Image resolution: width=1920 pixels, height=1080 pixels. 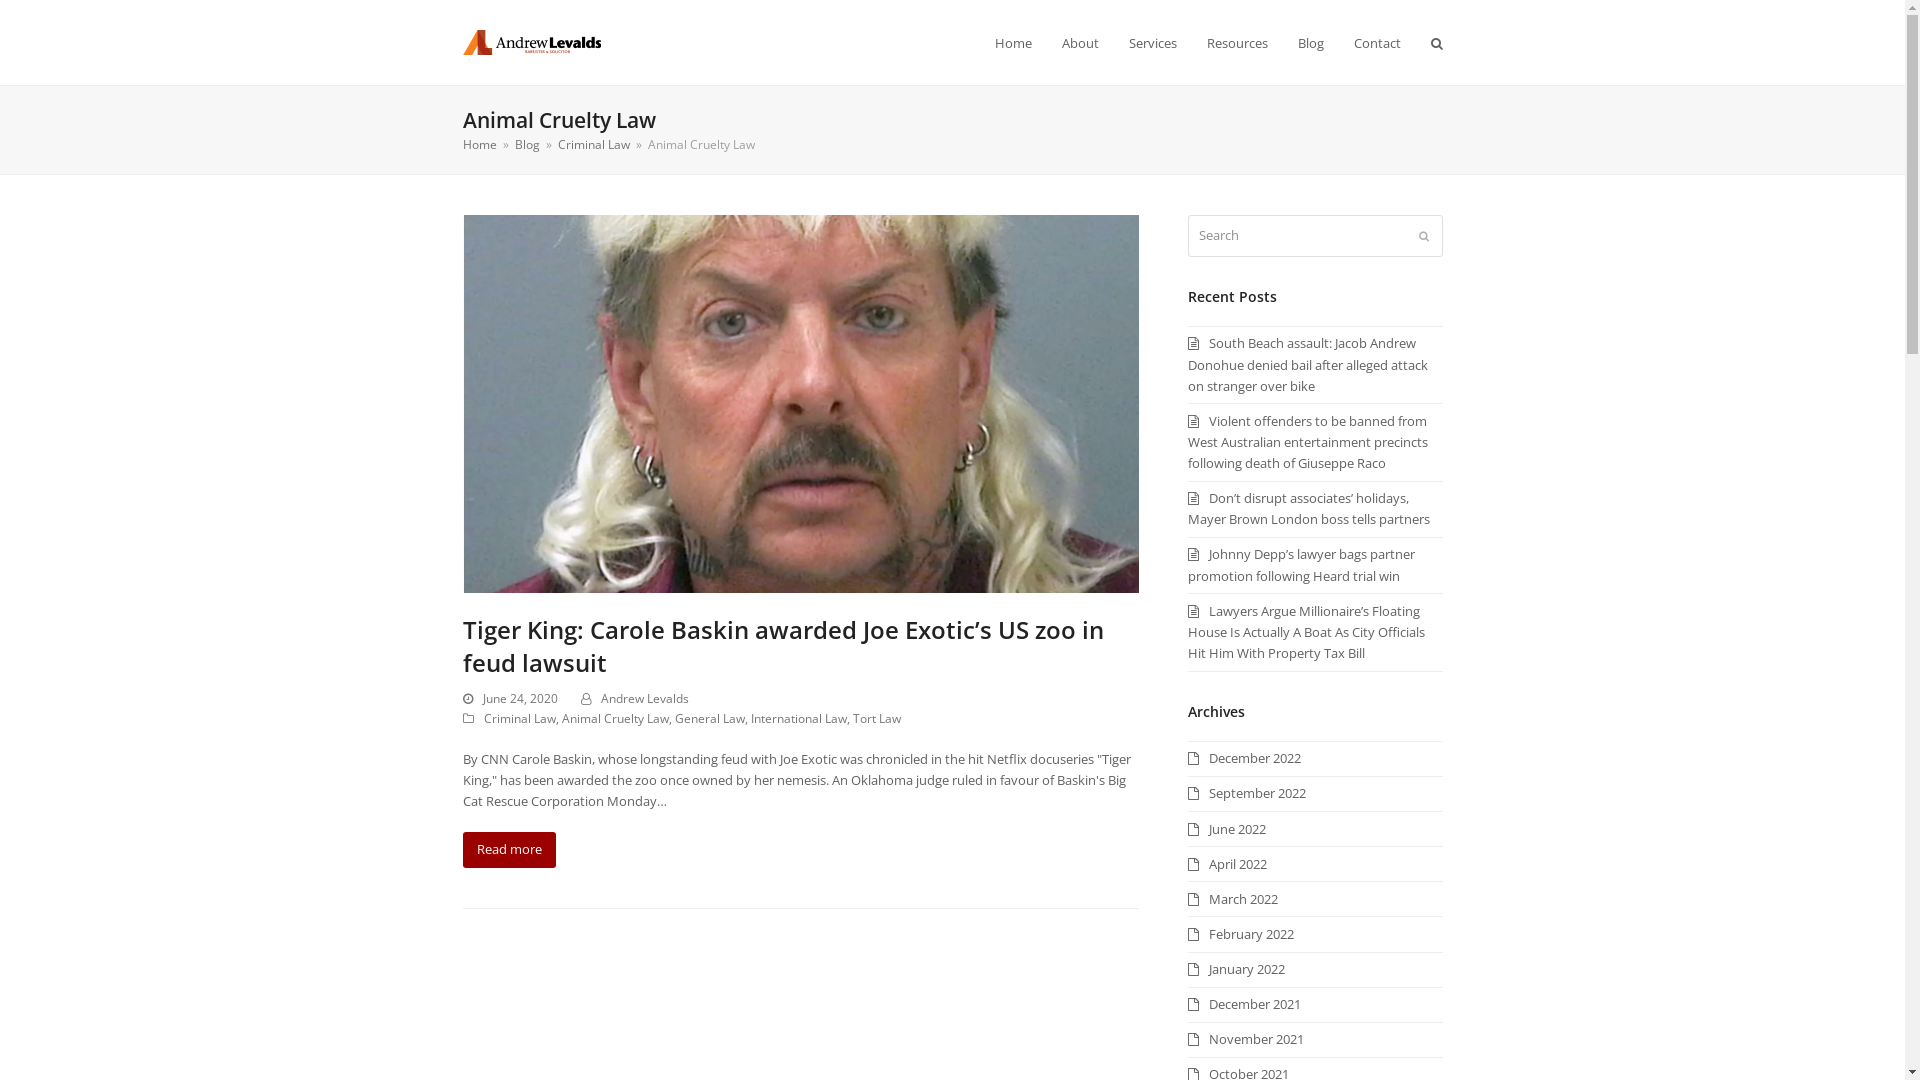 What do you see at coordinates (1232, 897) in the screenshot?
I see `'March 2022'` at bounding box center [1232, 897].